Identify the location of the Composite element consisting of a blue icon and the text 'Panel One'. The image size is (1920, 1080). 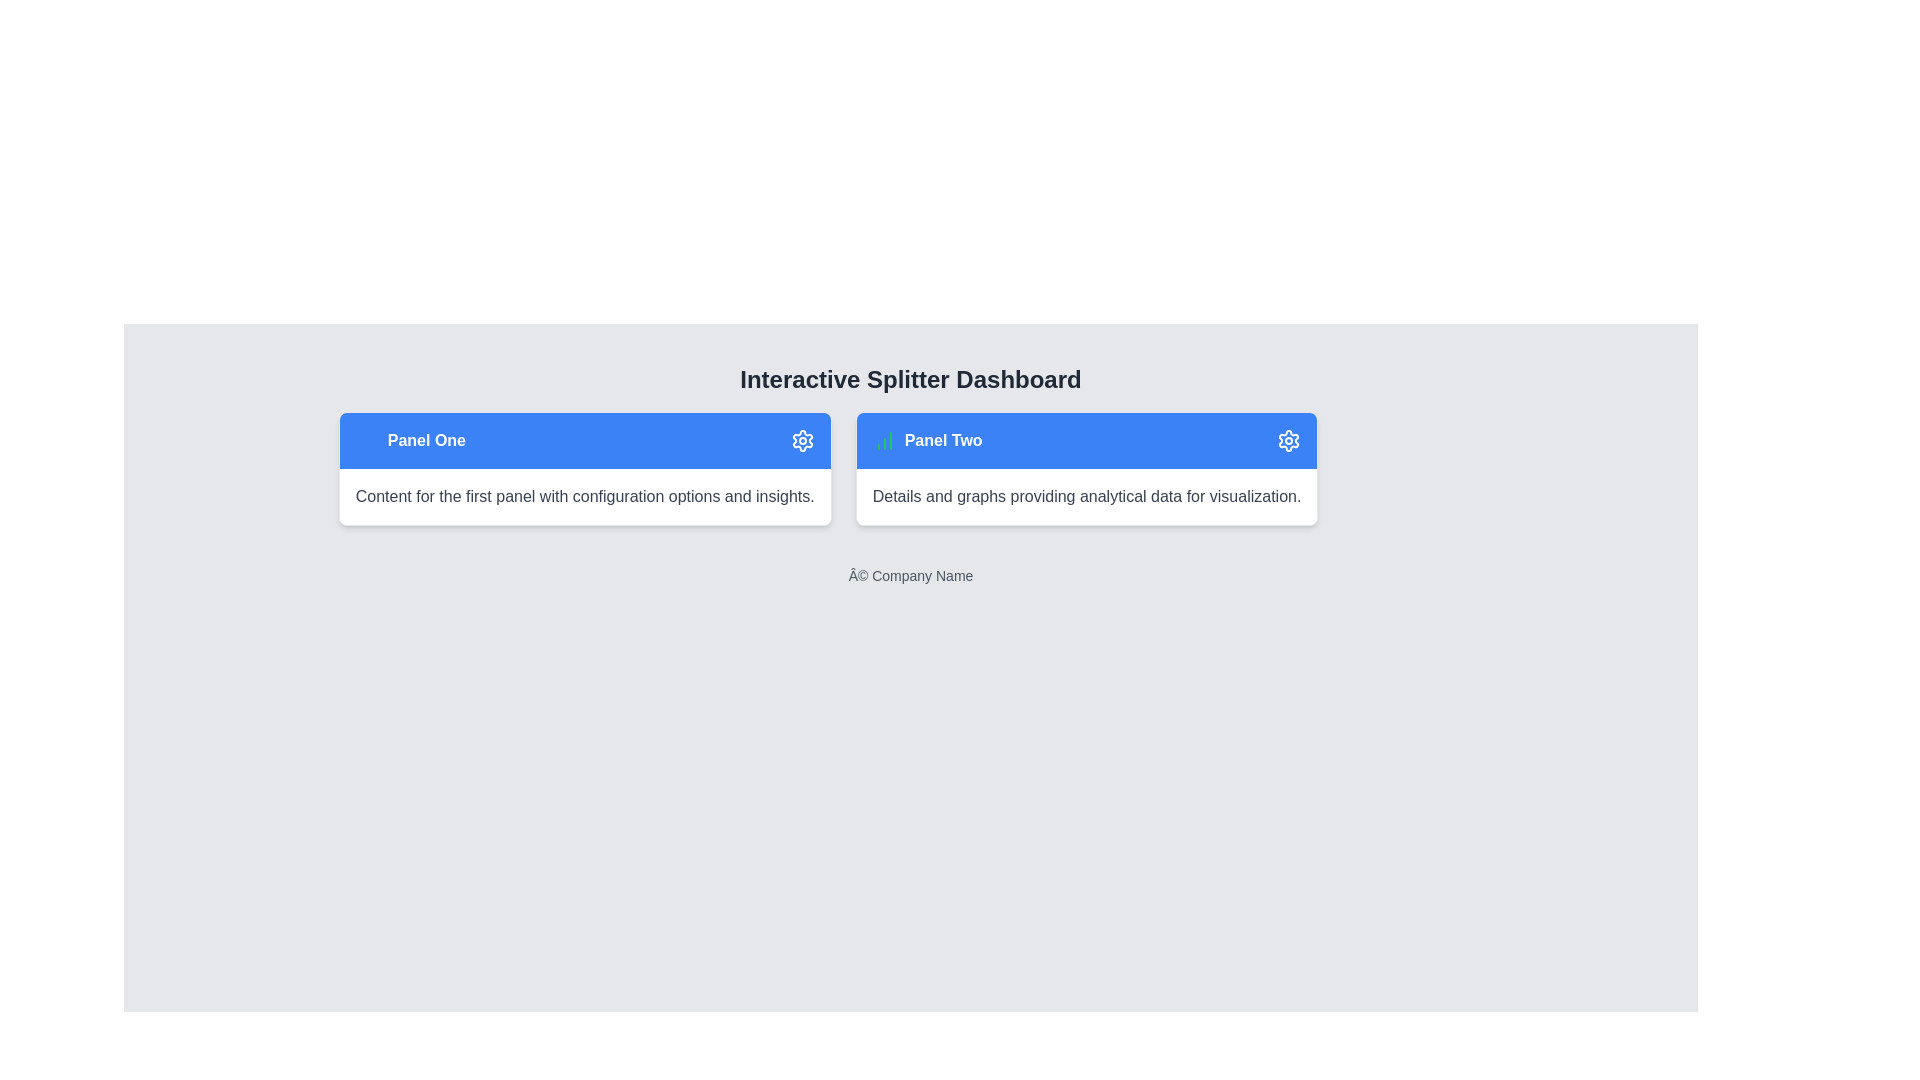
(409, 439).